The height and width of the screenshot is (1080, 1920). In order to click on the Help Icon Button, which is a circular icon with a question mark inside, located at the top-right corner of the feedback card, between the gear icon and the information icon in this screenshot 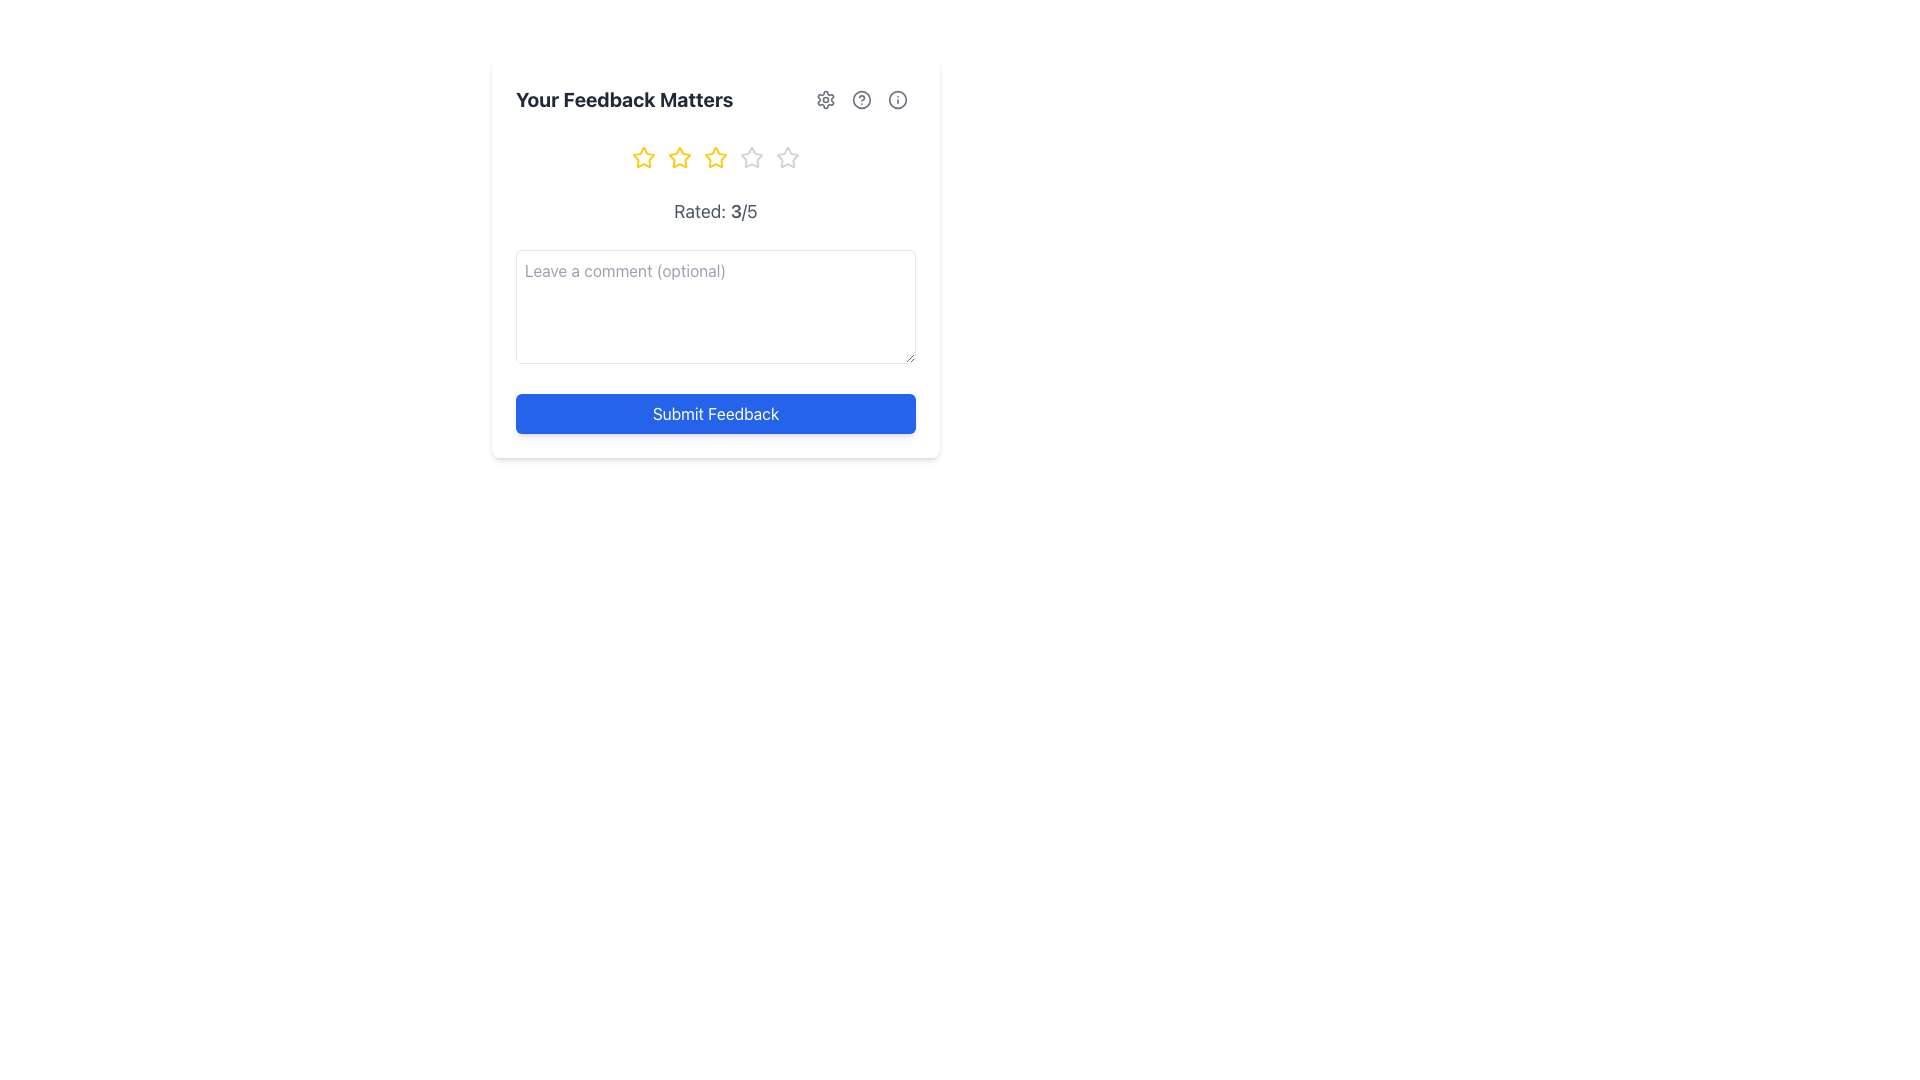, I will do `click(862, 100)`.